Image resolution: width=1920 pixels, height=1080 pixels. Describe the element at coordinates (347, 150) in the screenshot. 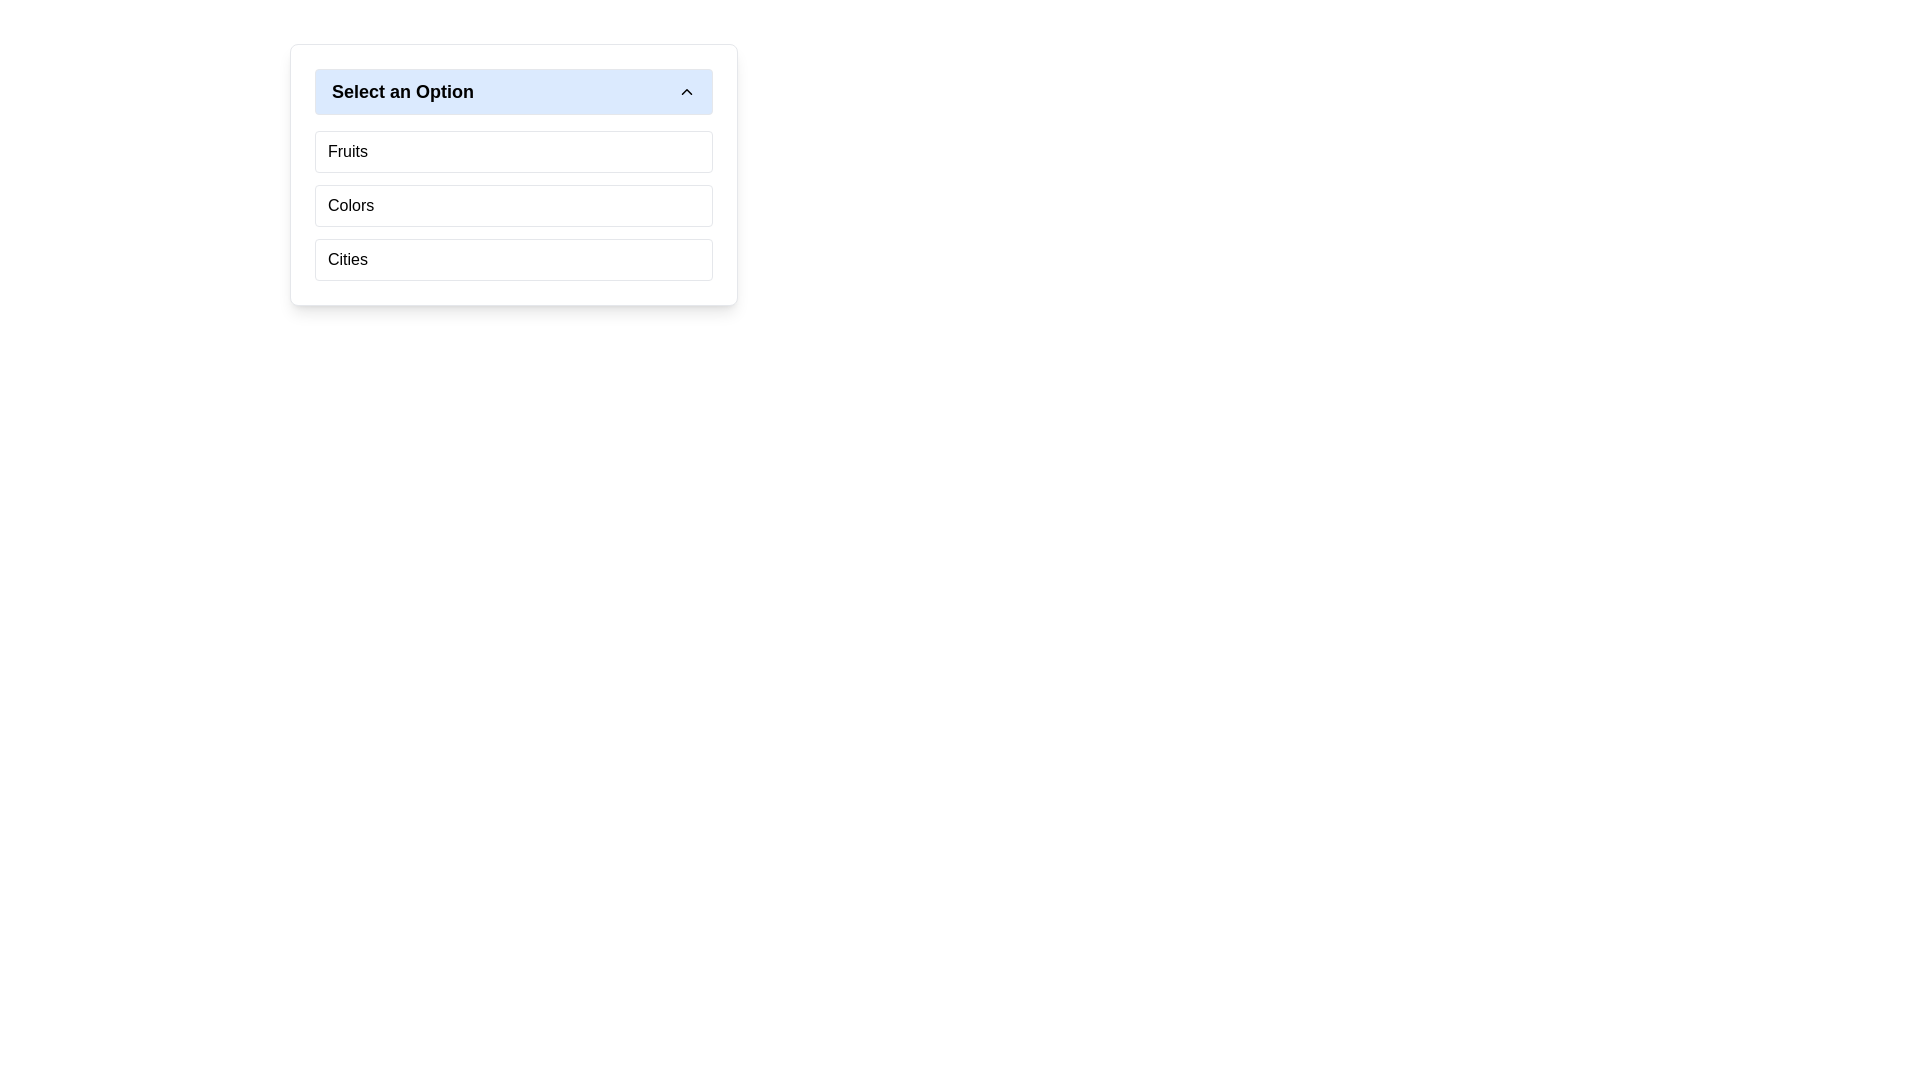

I see `the first option 'Fruits' from the dropdown menu labeled 'Select an Option' to activate or choose it` at that location.